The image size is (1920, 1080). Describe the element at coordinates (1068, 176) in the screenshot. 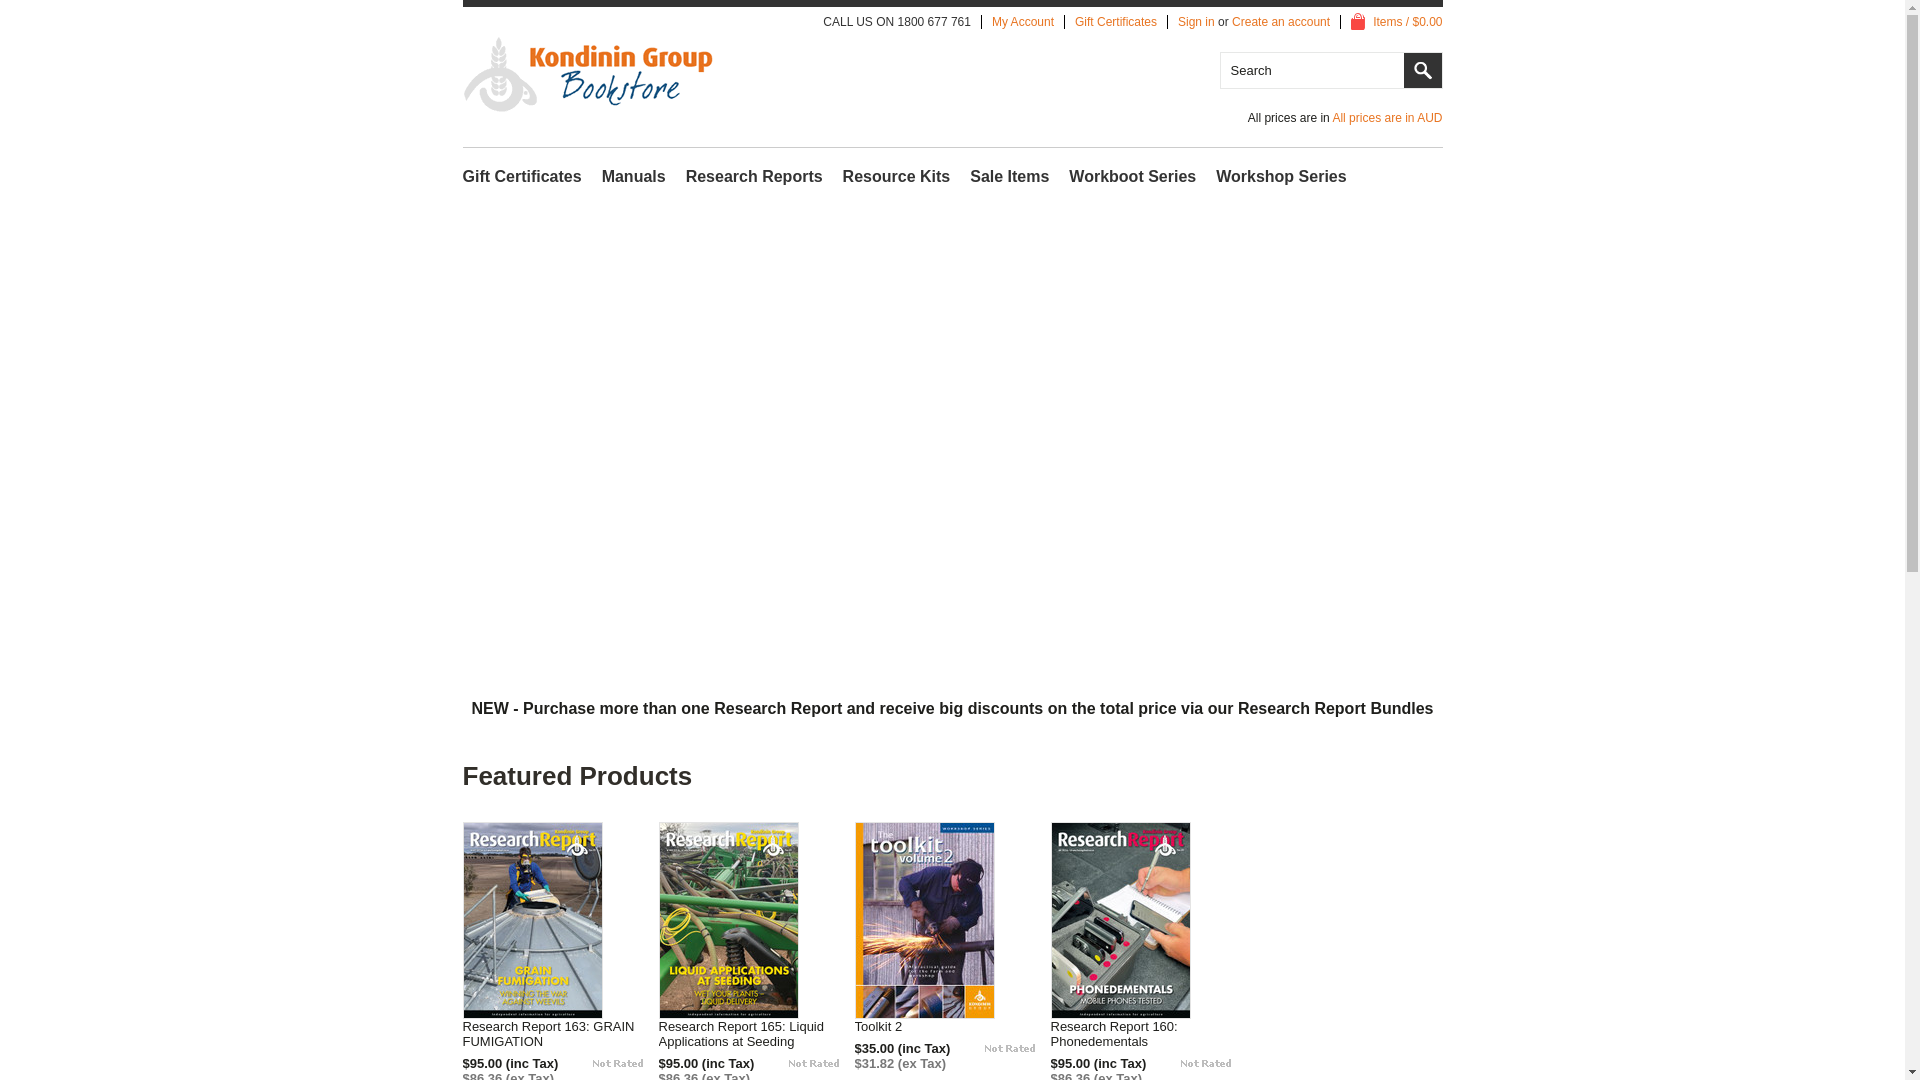

I see `'Workboot Series'` at that location.